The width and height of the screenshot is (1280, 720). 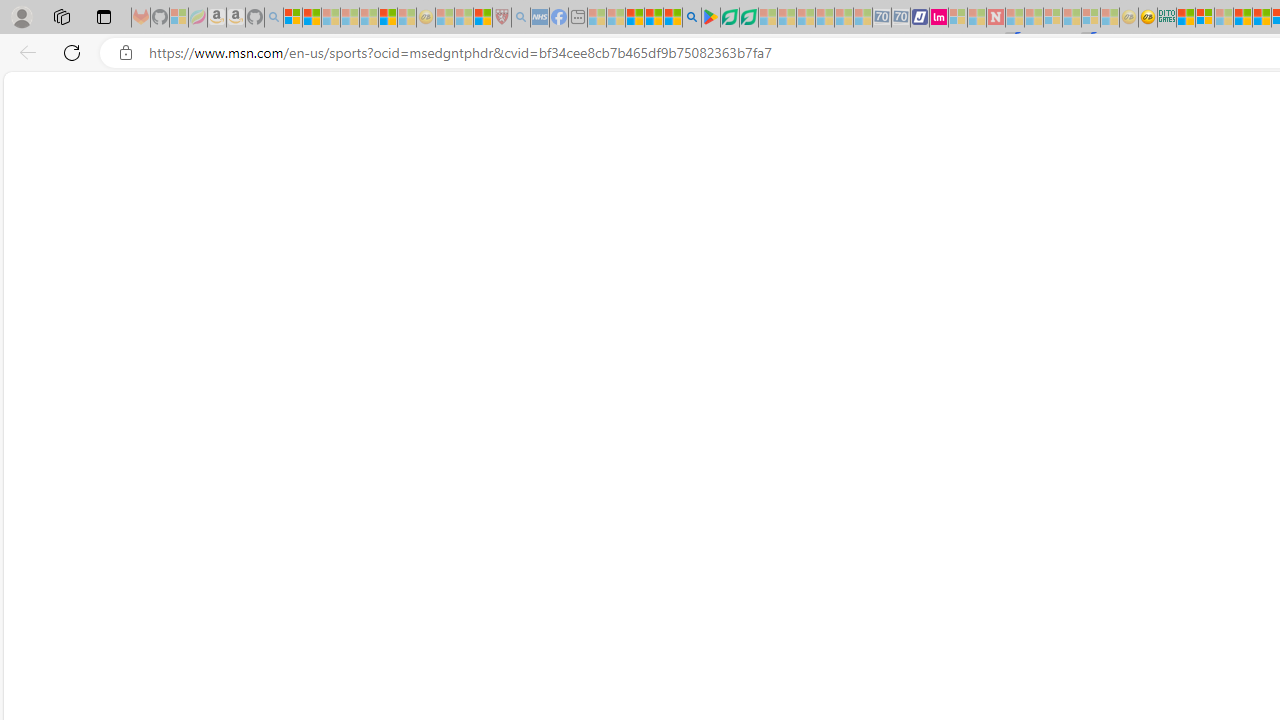 What do you see at coordinates (938, 17) in the screenshot?
I see `'Jobs - lastminute.com Investor Portal'` at bounding box center [938, 17].